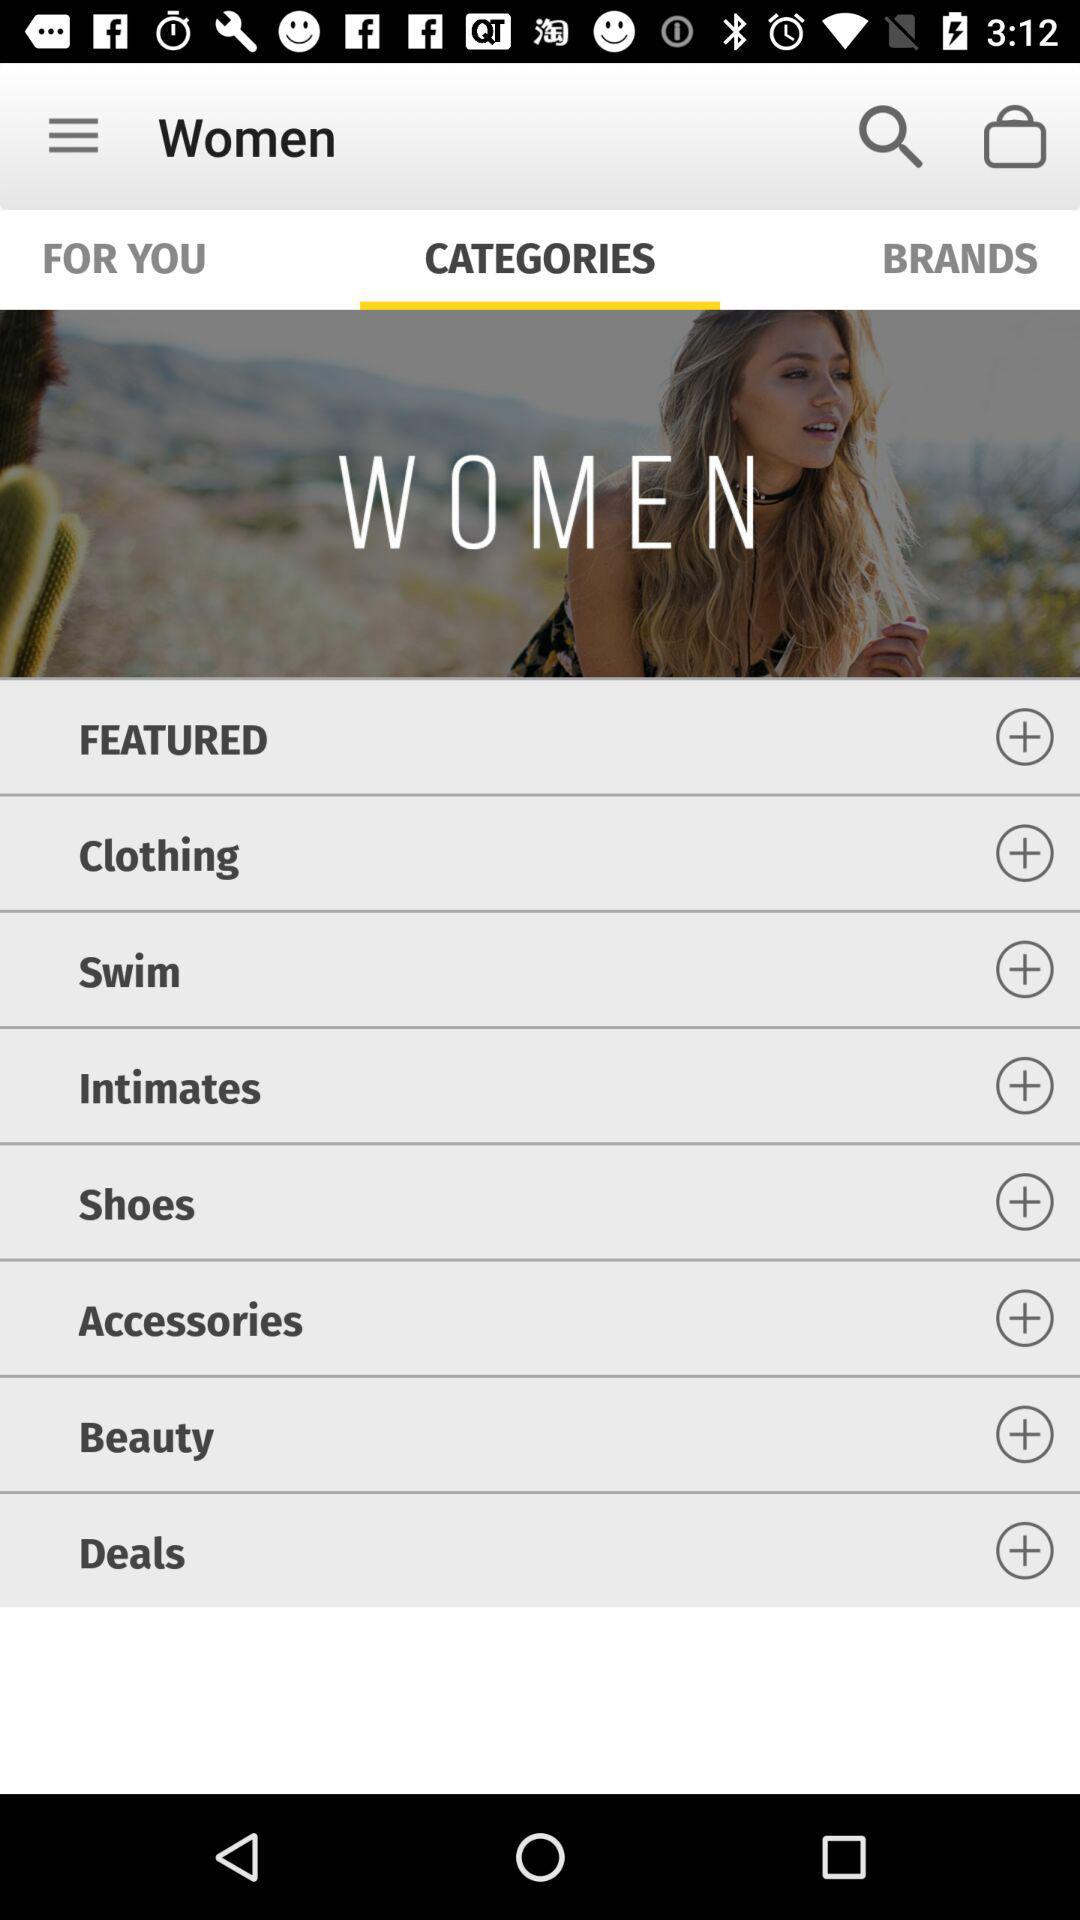  Describe the element at coordinates (157, 853) in the screenshot. I see `the icon above the swim icon` at that location.